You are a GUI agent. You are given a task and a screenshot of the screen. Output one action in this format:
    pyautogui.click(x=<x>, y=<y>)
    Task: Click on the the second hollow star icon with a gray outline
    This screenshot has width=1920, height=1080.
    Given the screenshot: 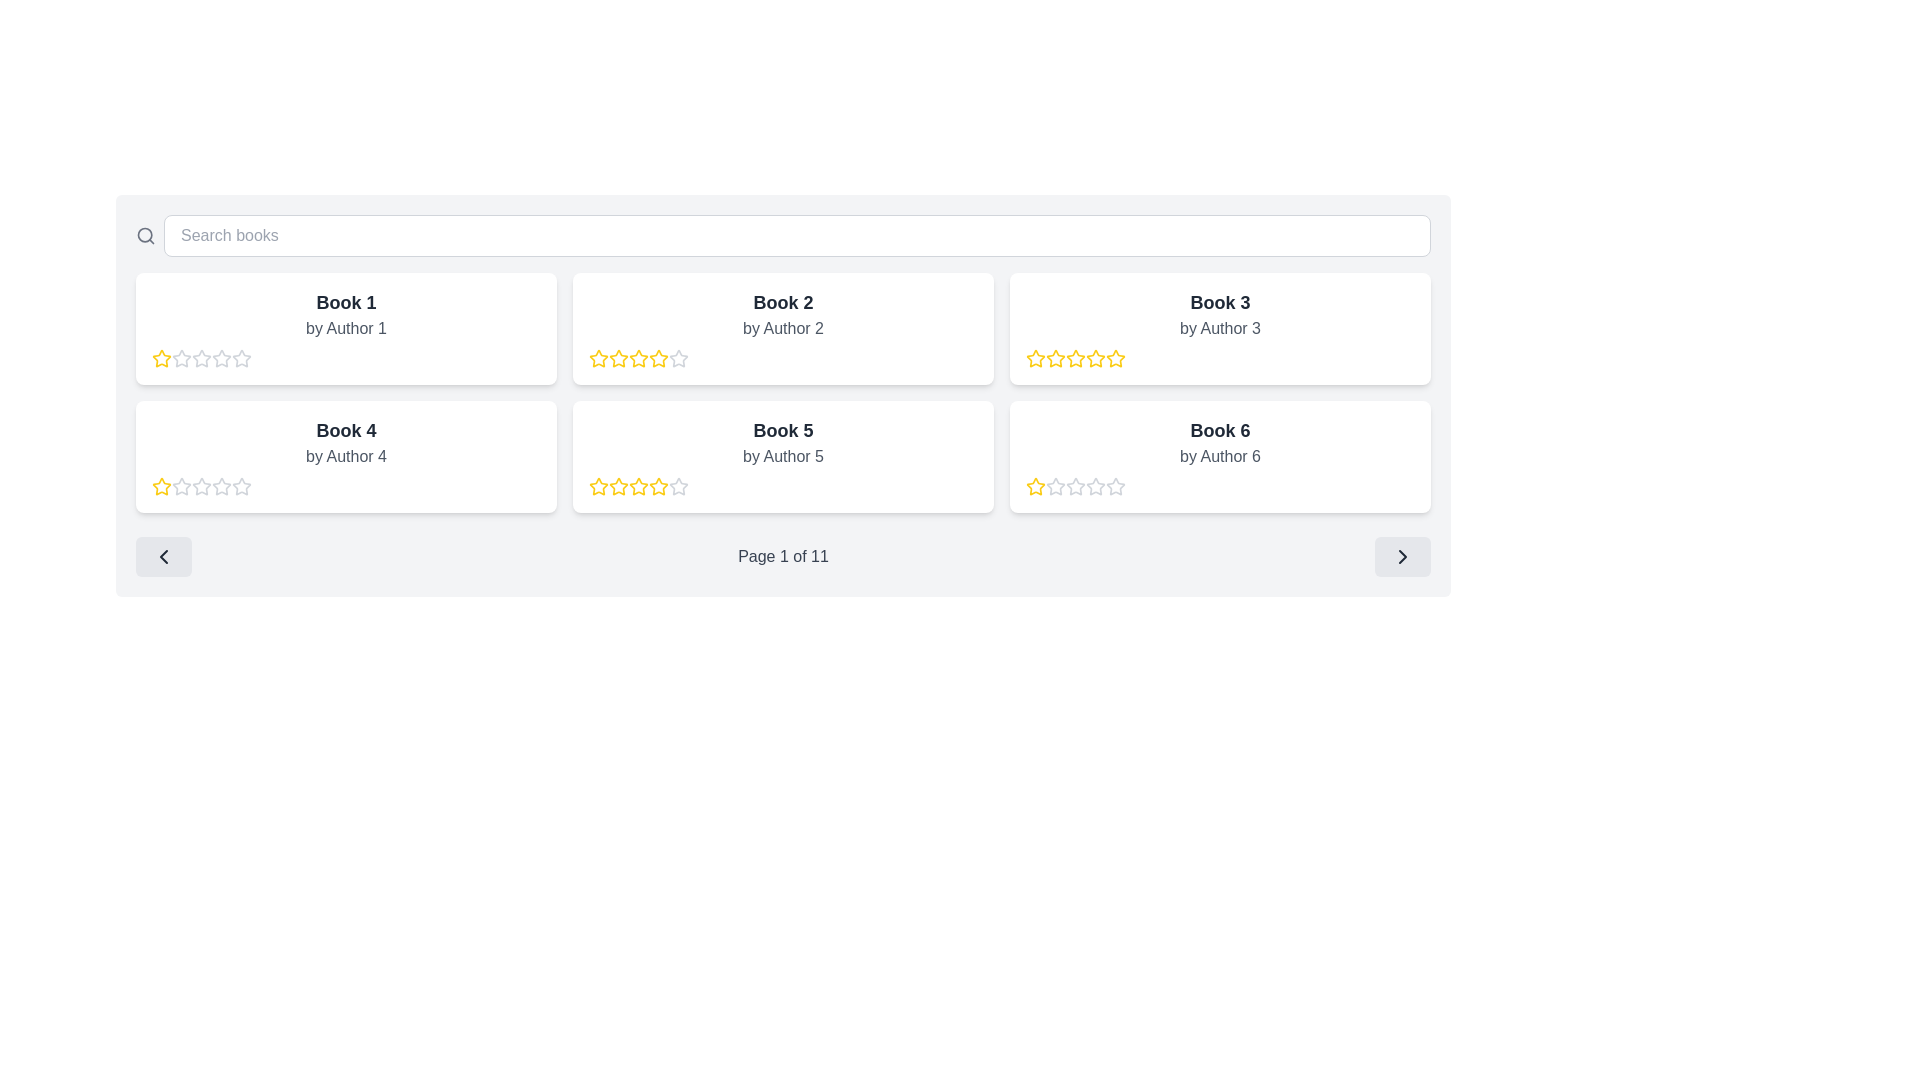 What is the action you would take?
    pyautogui.click(x=240, y=486)
    